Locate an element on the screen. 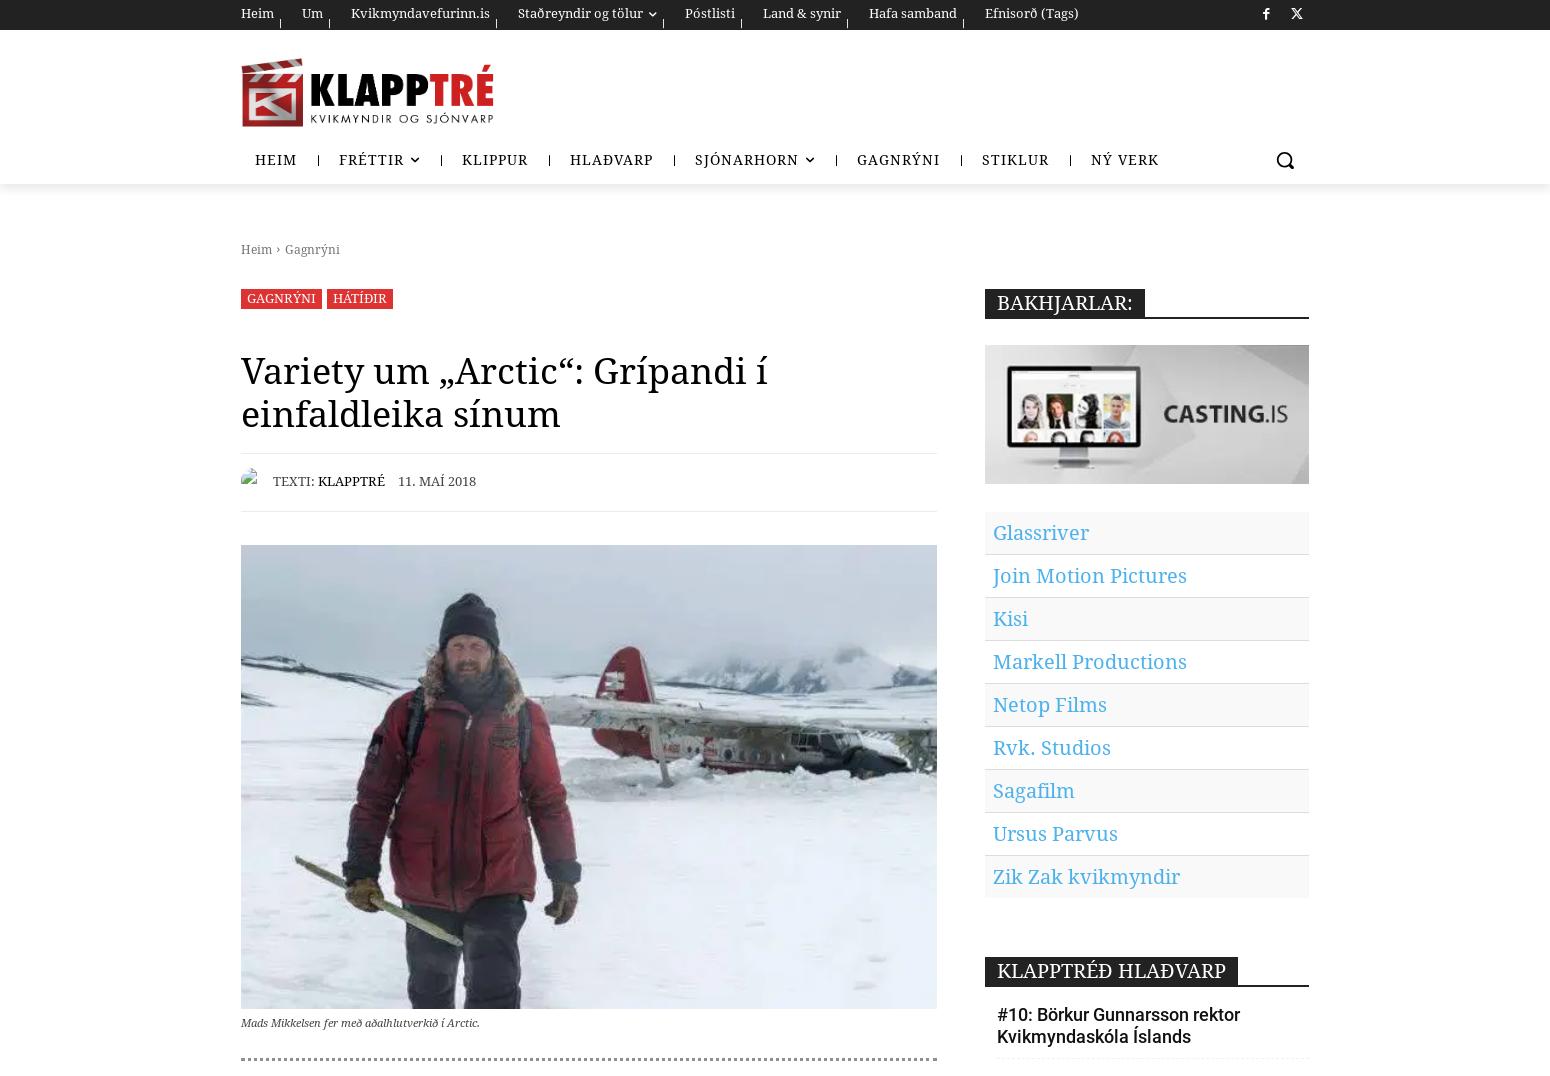 The image size is (1550, 1076). 'Sjónarhorn' is located at coordinates (694, 160).